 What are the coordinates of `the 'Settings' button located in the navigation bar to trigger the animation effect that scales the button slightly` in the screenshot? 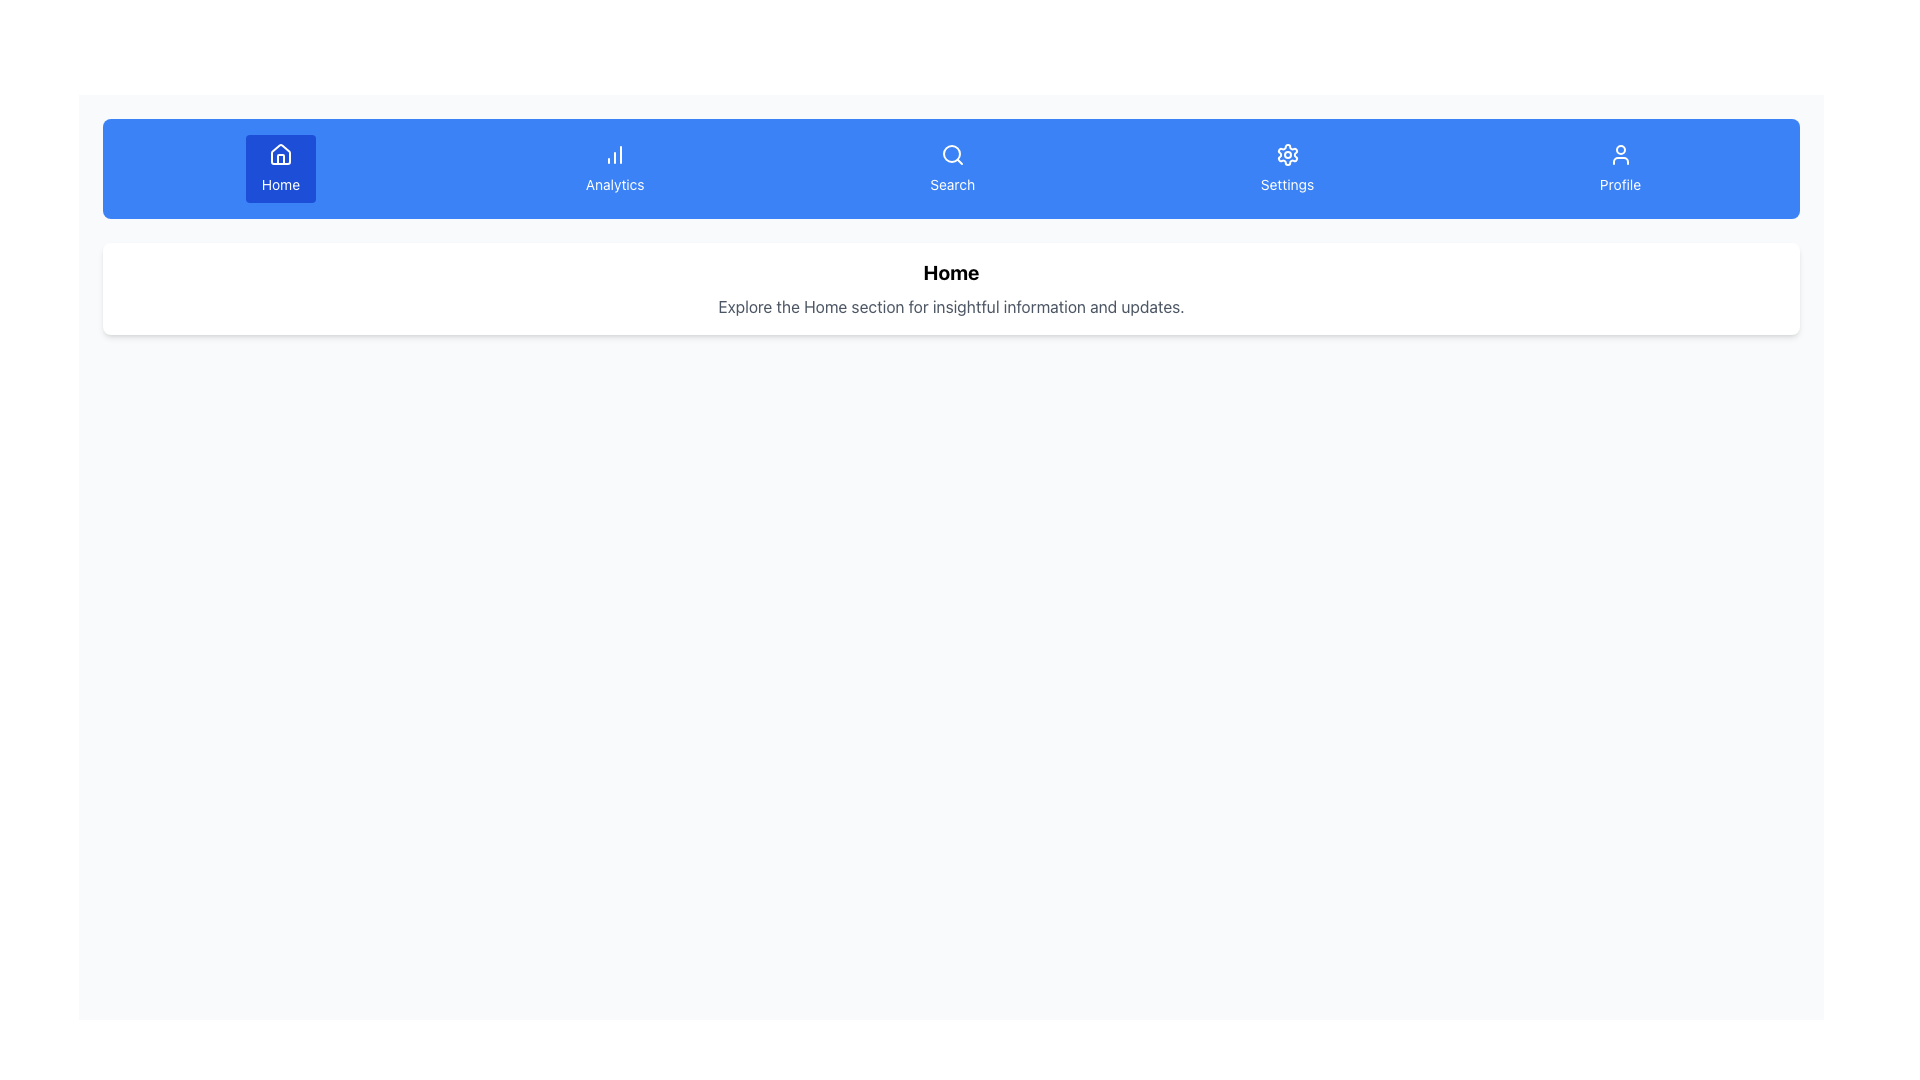 It's located at (1287, 168).